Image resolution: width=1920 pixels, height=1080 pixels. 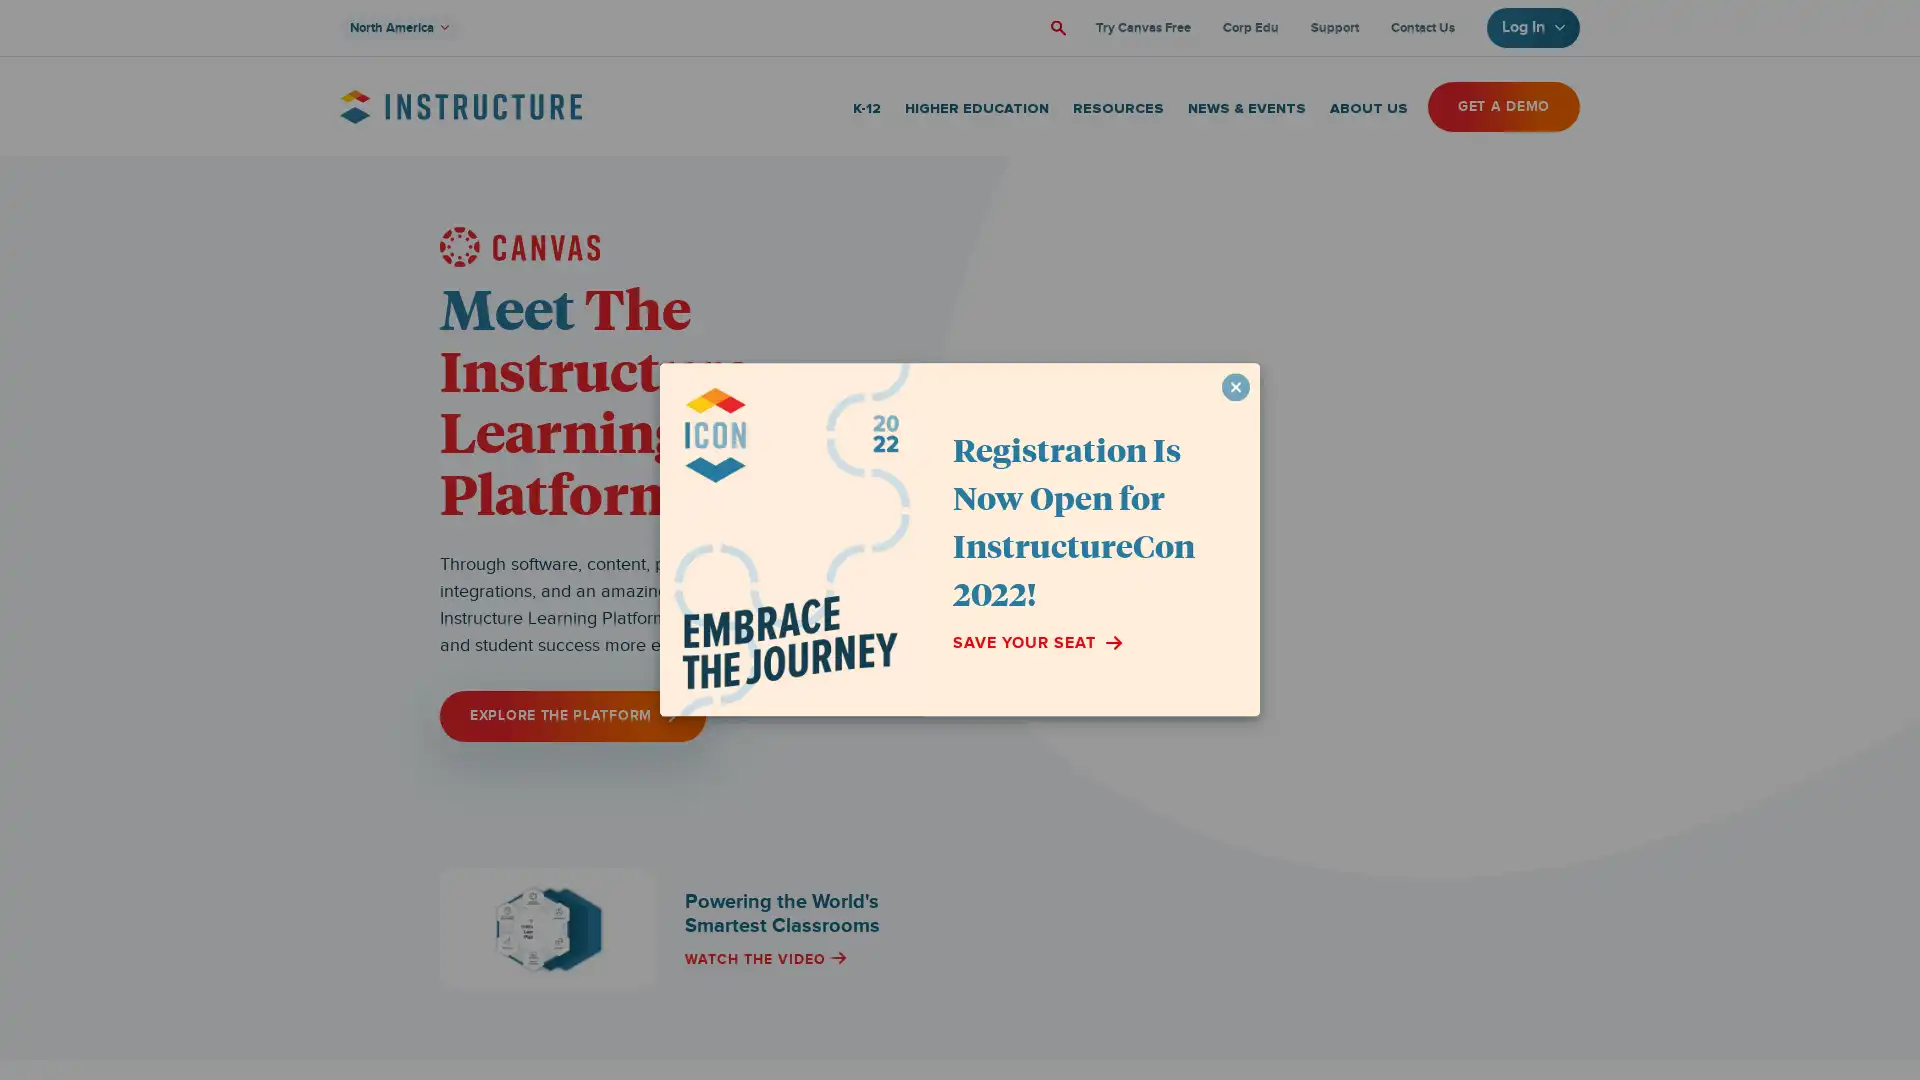 I want to click on I Accept, so click(x=203, y=948).